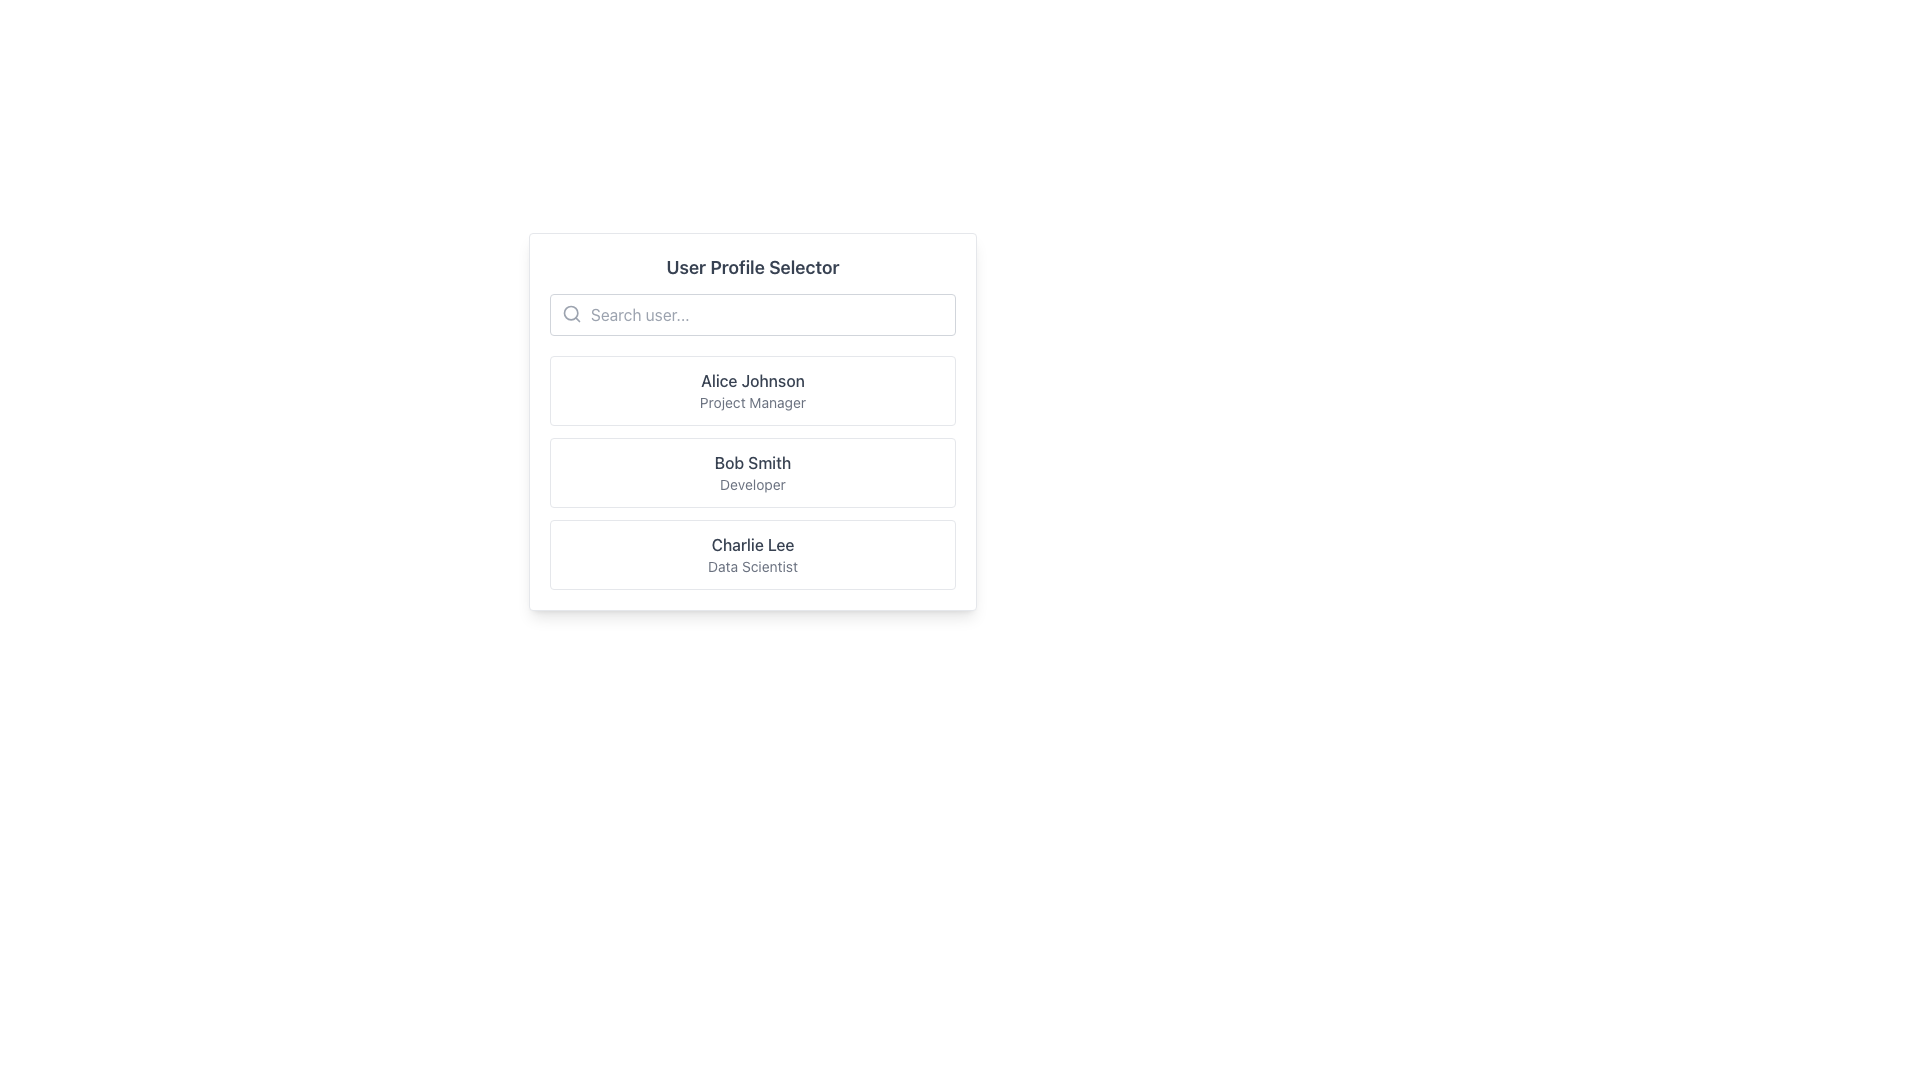 This screenshot has height=1080, width=1920. I want to click on the text display element showing 'Alice Johnson' and 'Project Manager' to trigger a possible detailed view, so click(752, 390).